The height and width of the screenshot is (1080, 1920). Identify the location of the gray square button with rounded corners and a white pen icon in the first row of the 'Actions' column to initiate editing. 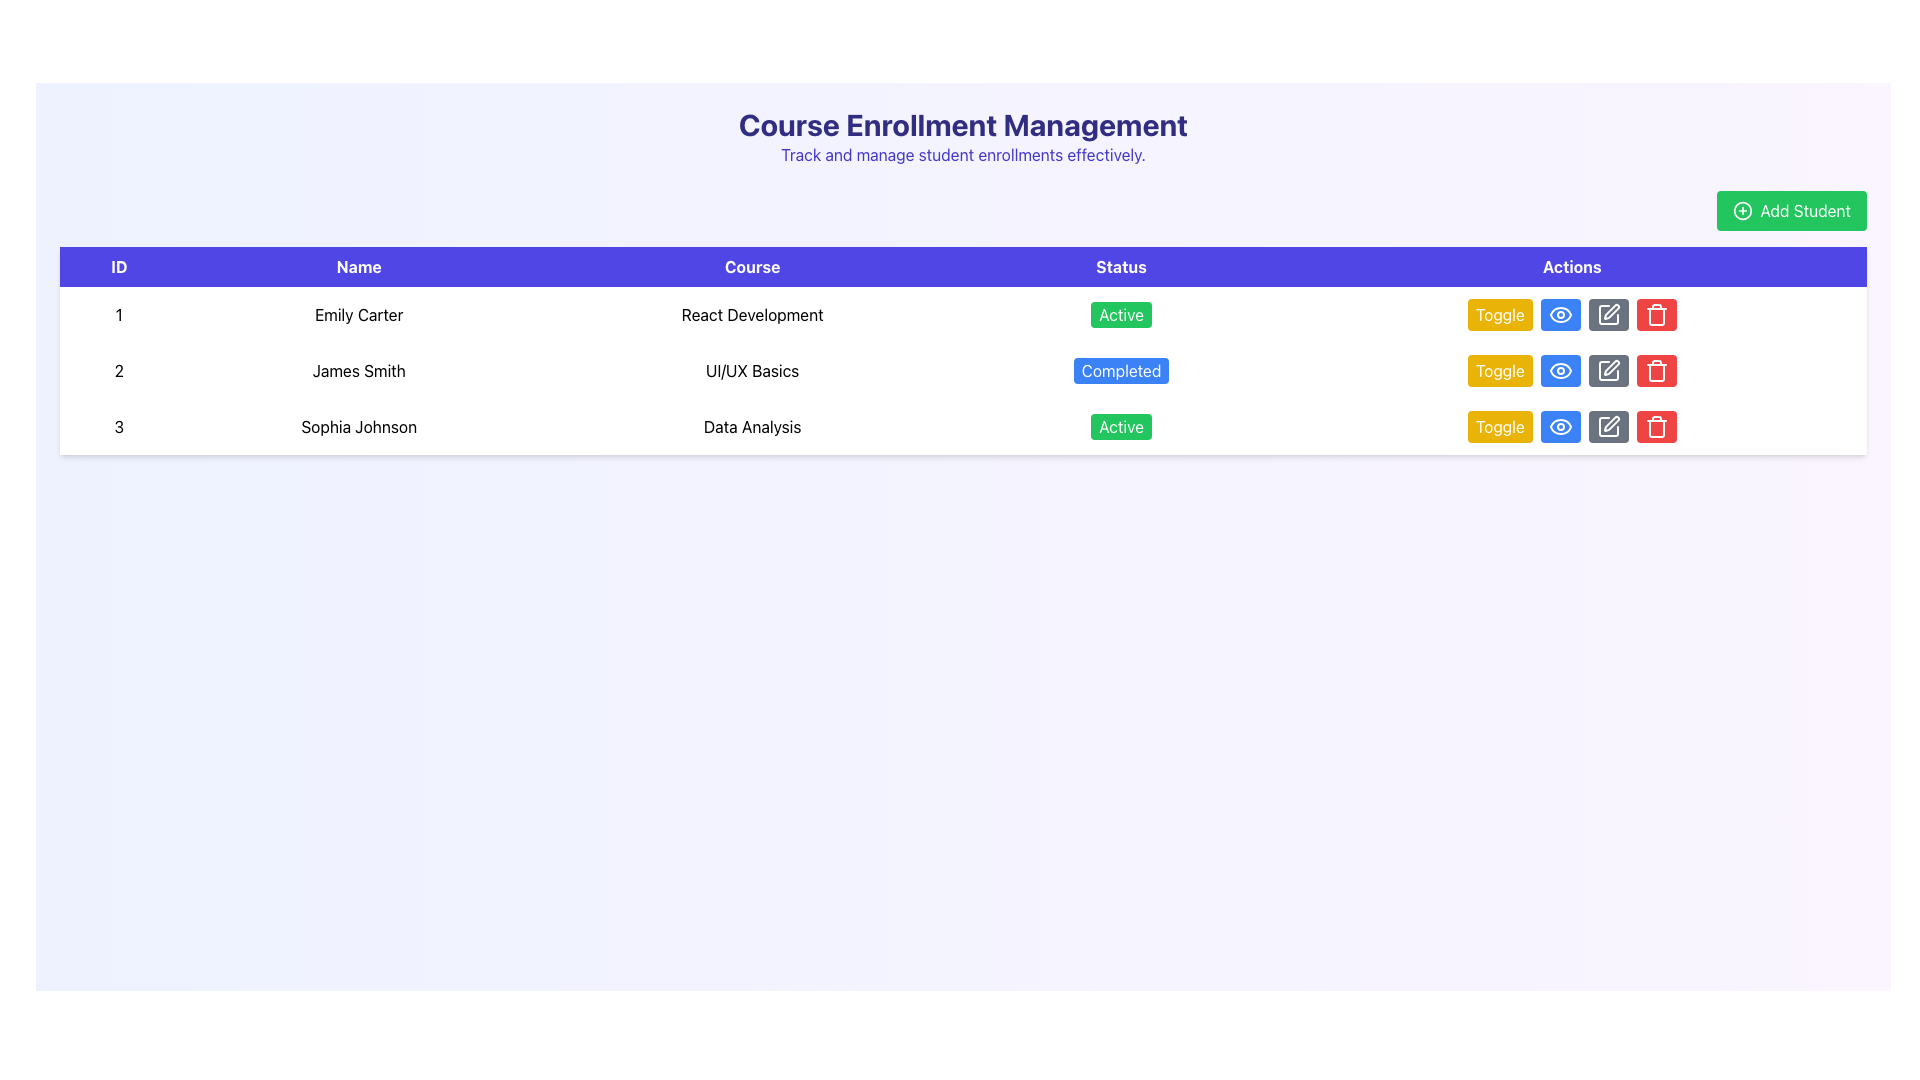
(1608, 370).